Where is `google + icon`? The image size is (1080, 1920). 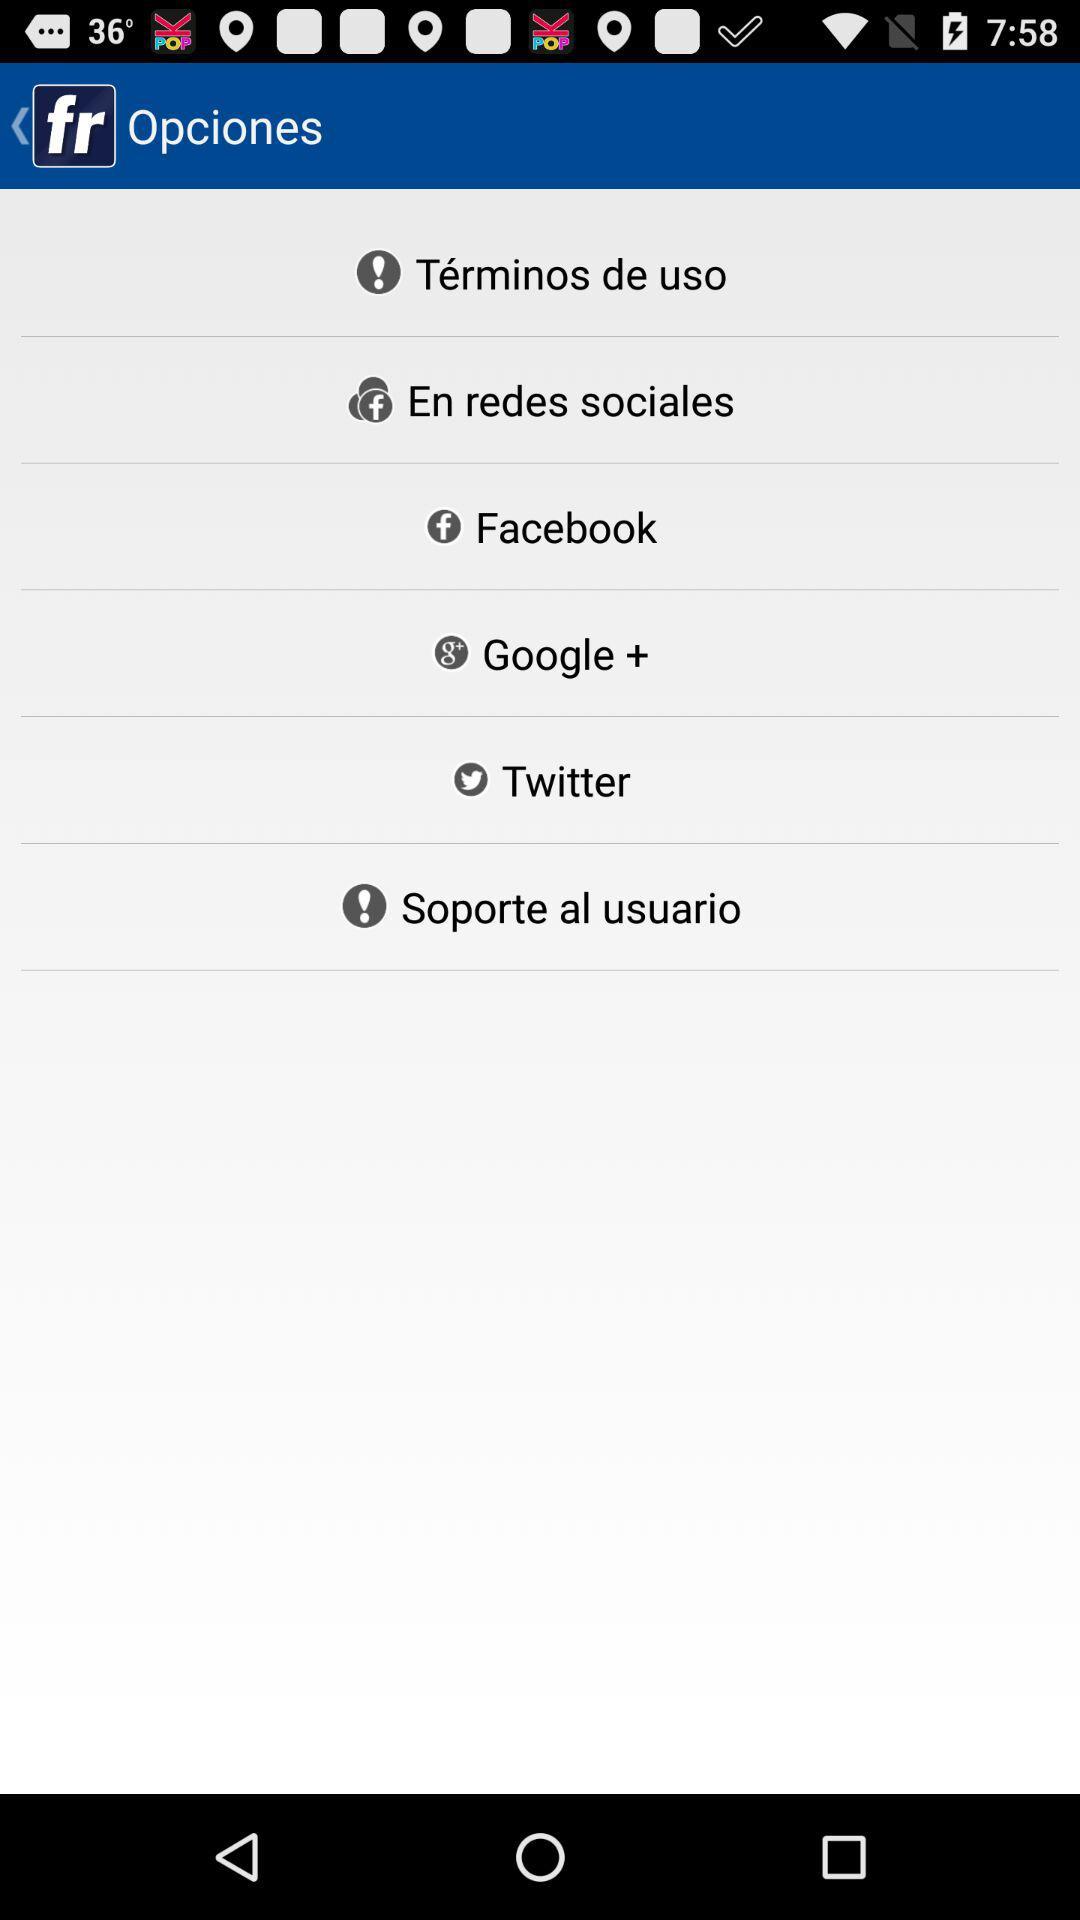 google + icon is located at coordinates (538, 653).